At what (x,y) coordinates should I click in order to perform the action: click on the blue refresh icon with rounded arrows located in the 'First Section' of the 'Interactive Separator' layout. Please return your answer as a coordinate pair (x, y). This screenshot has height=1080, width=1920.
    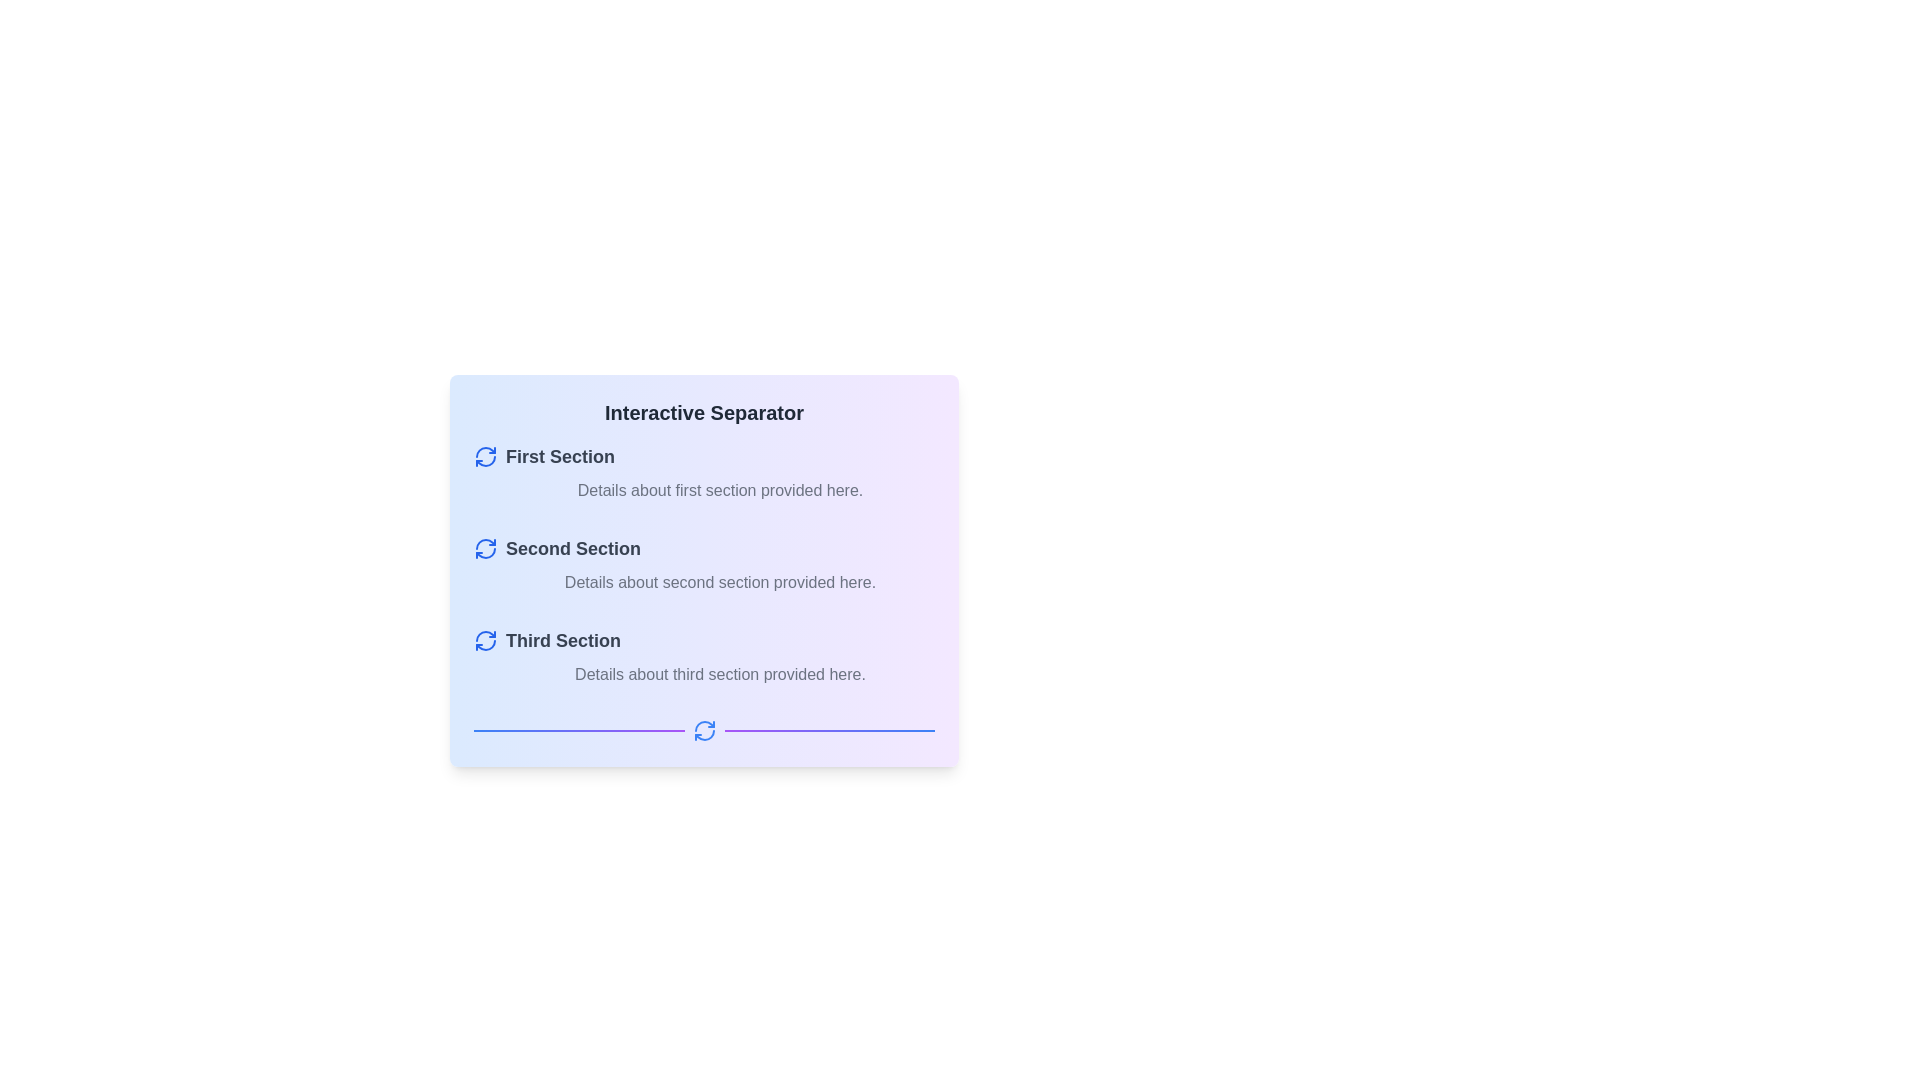
    Looking at the image, I should click on (485, 456).